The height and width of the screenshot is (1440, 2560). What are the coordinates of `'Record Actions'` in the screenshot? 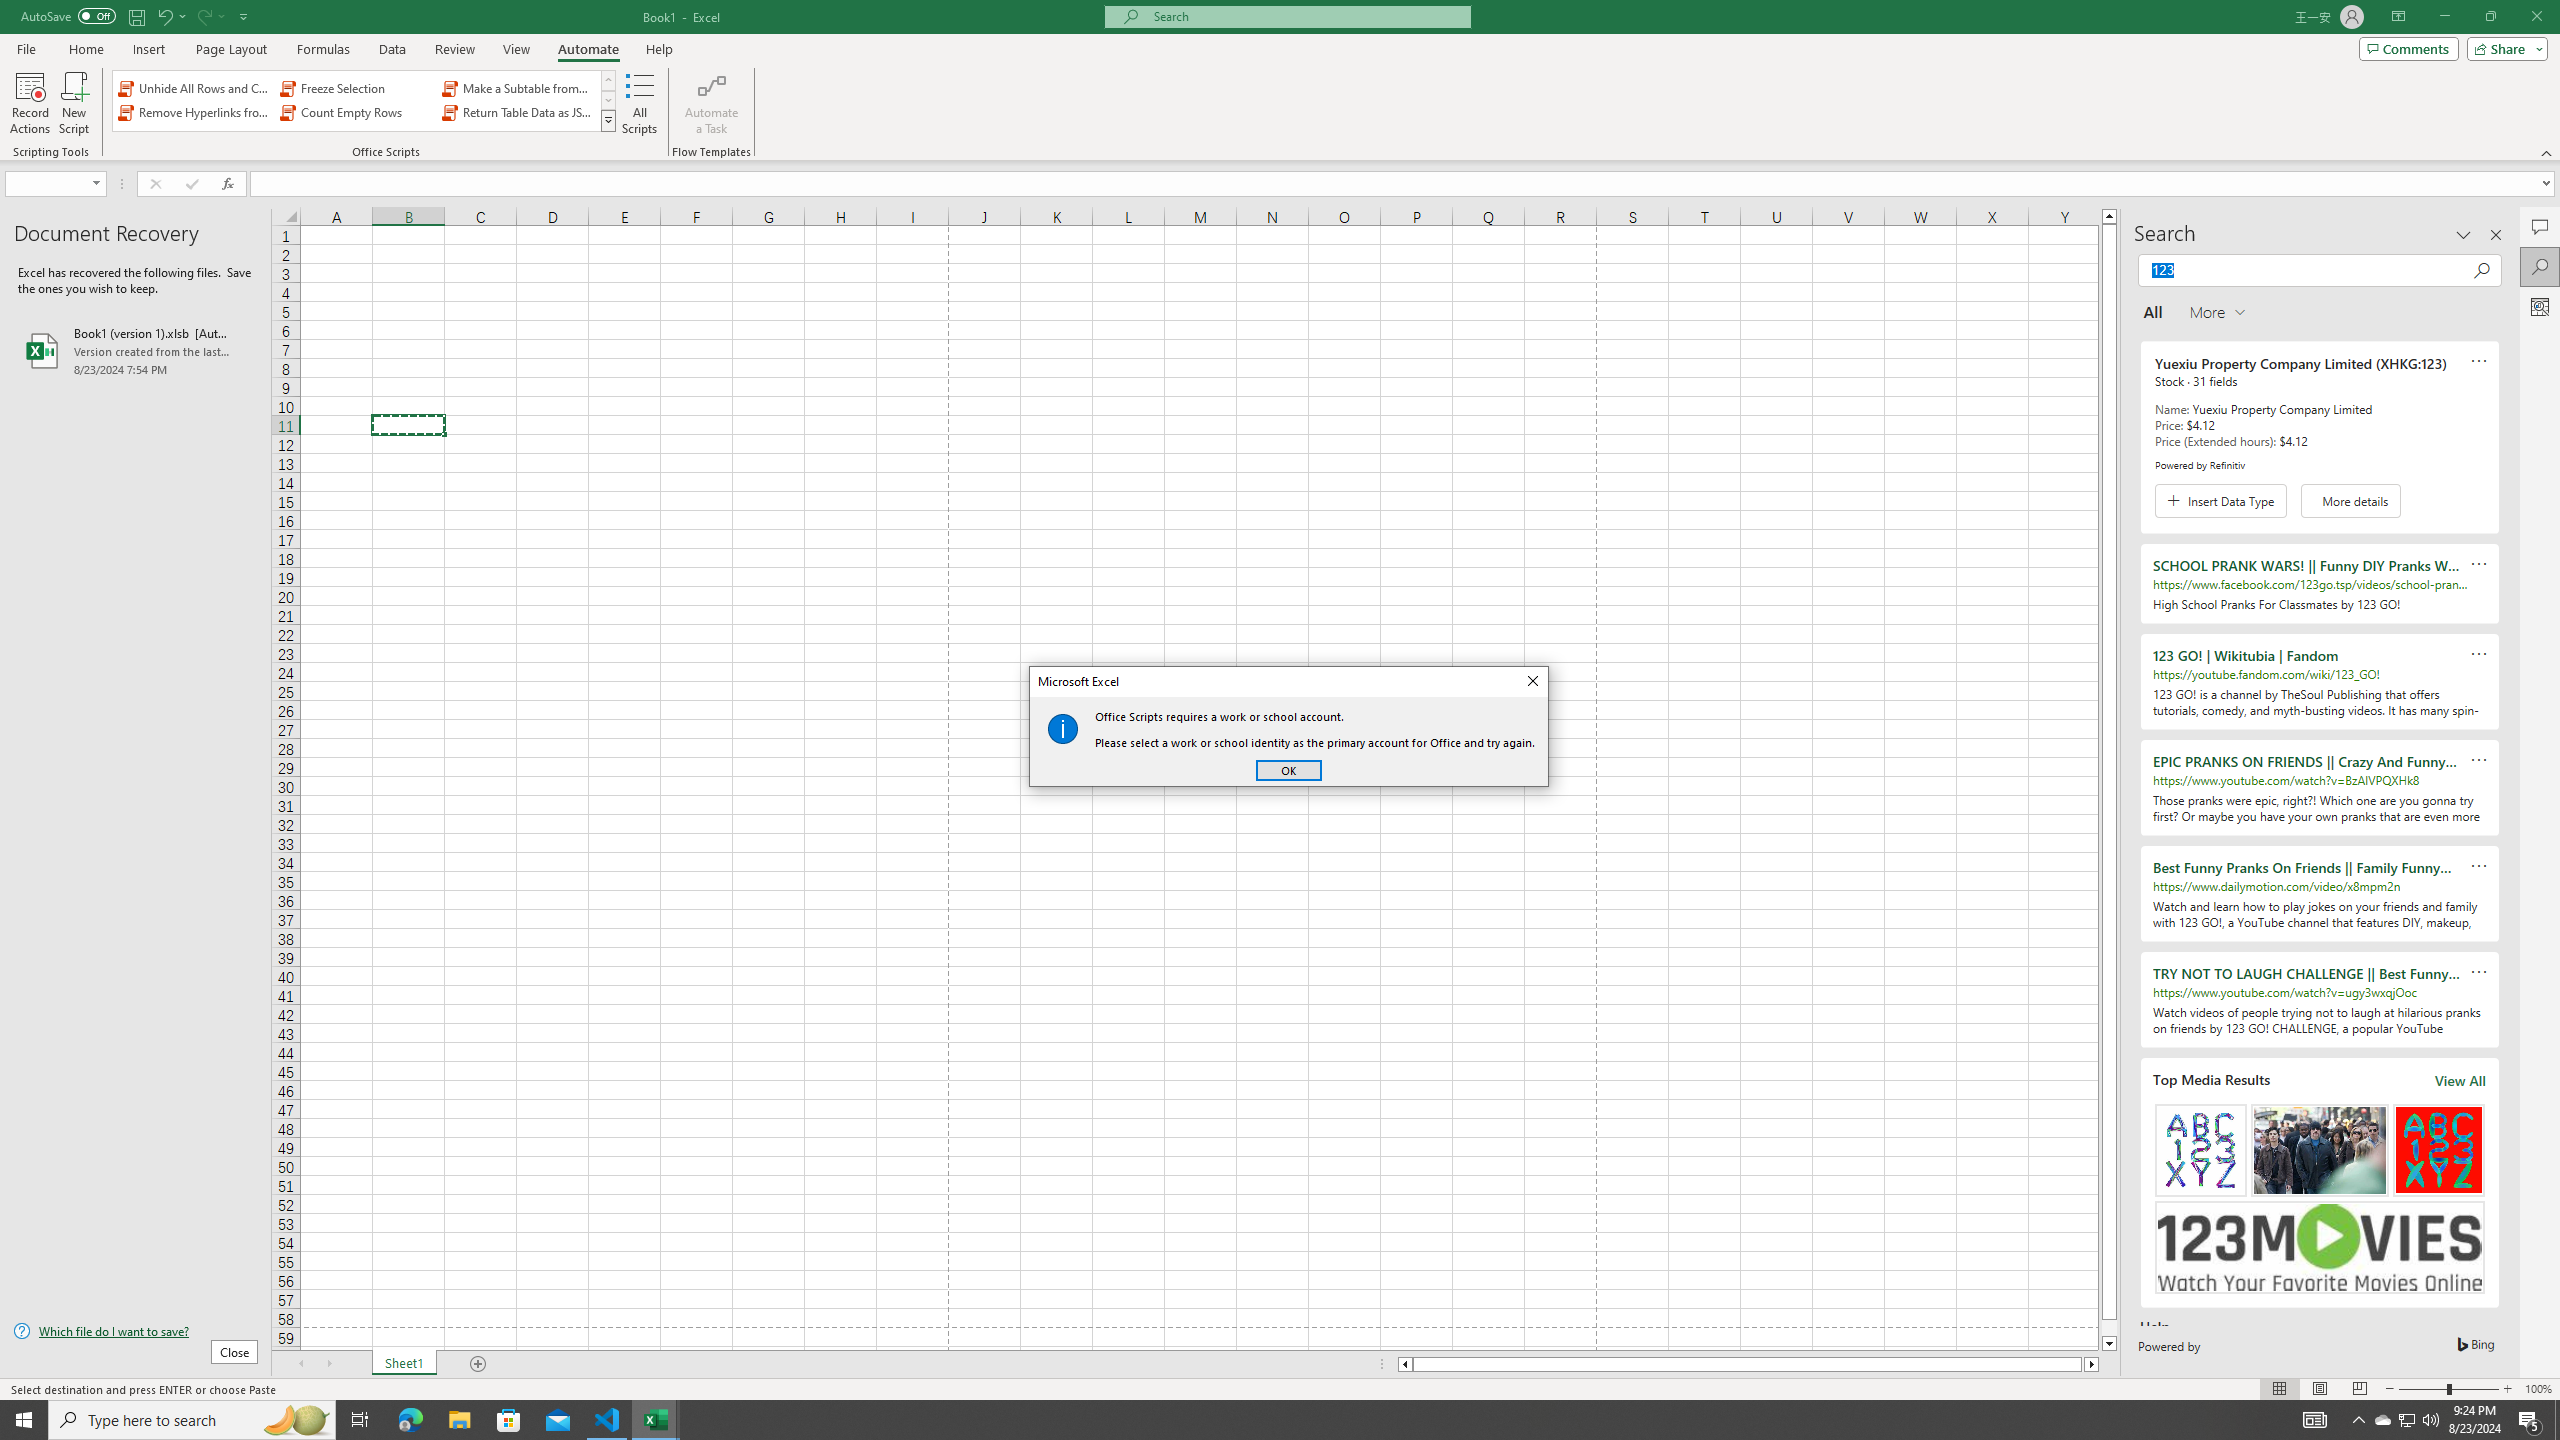 It's located at (29, 103).